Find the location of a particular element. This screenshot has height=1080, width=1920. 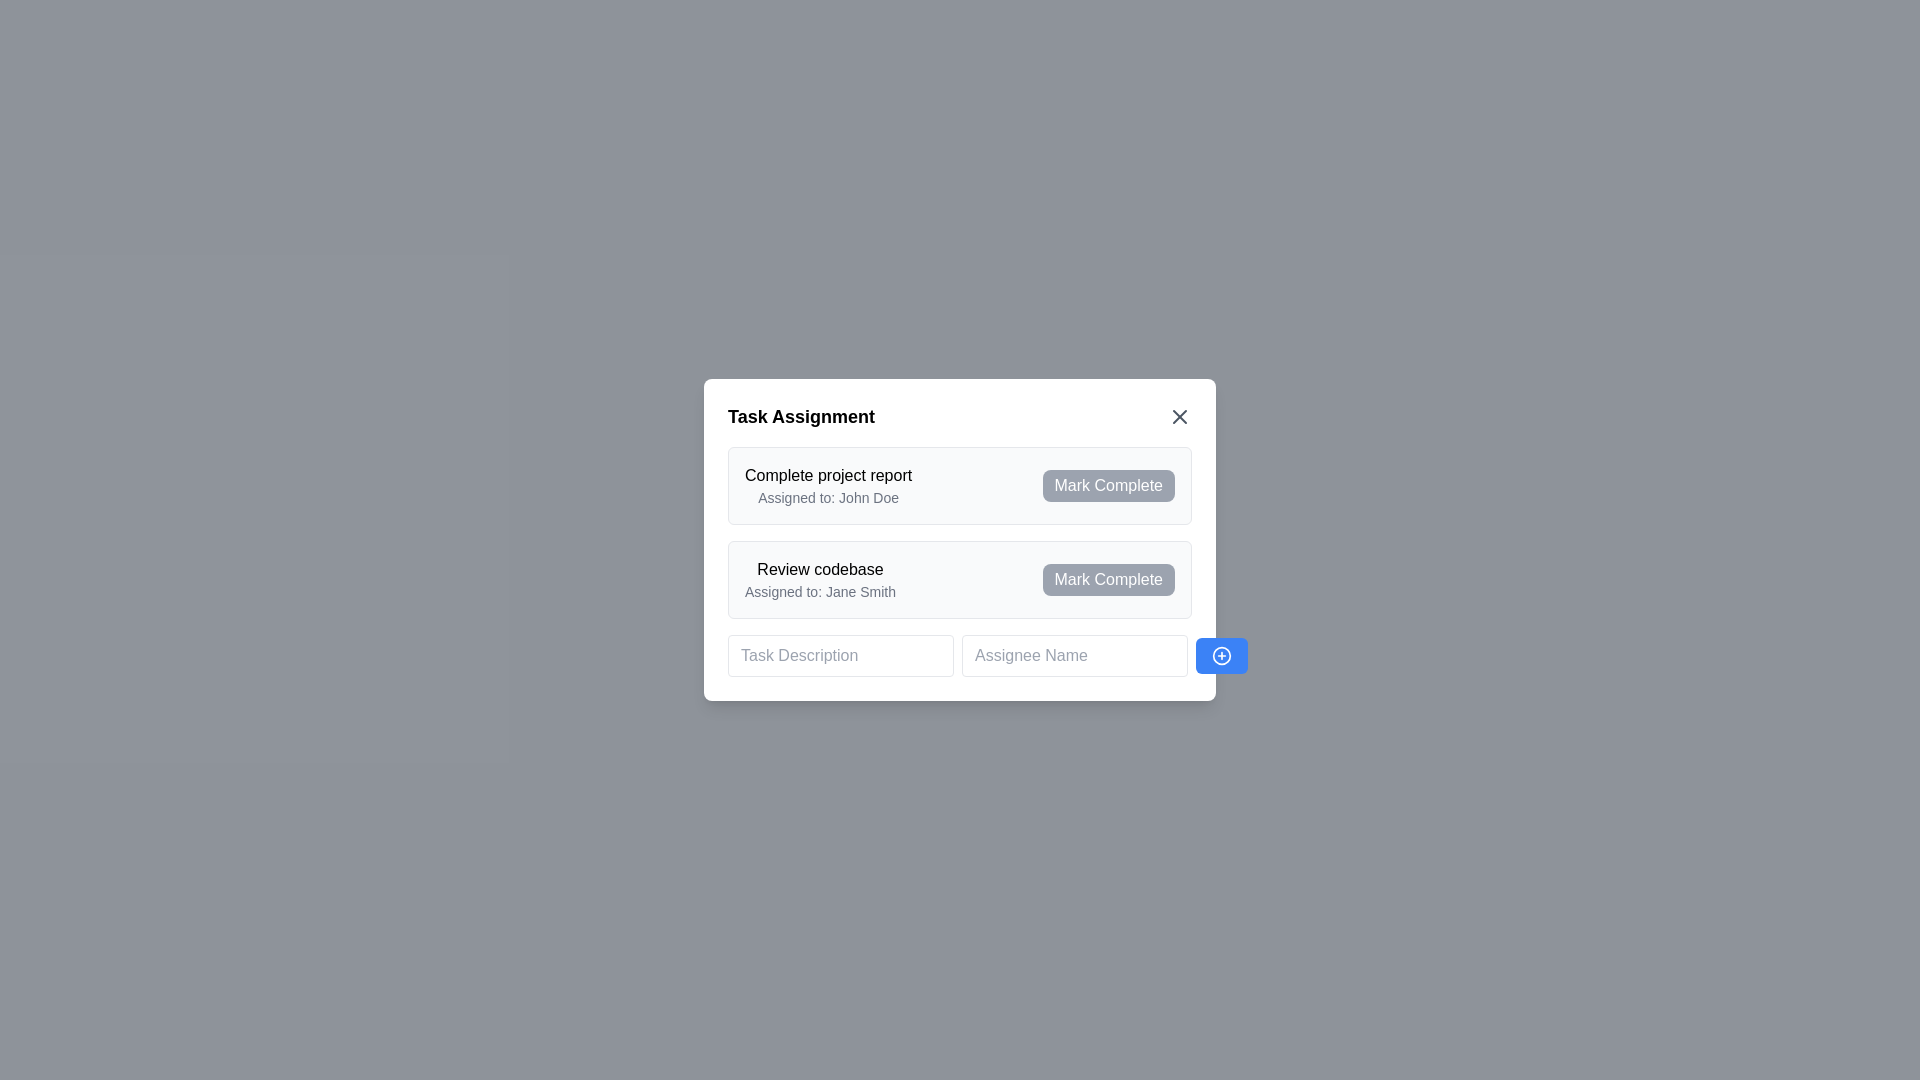

the text label reading 'Assigned to: Jane Smith', which is smaller and grayish, located below the bold text 'Review codebase' is located at coordinates (820, 590).